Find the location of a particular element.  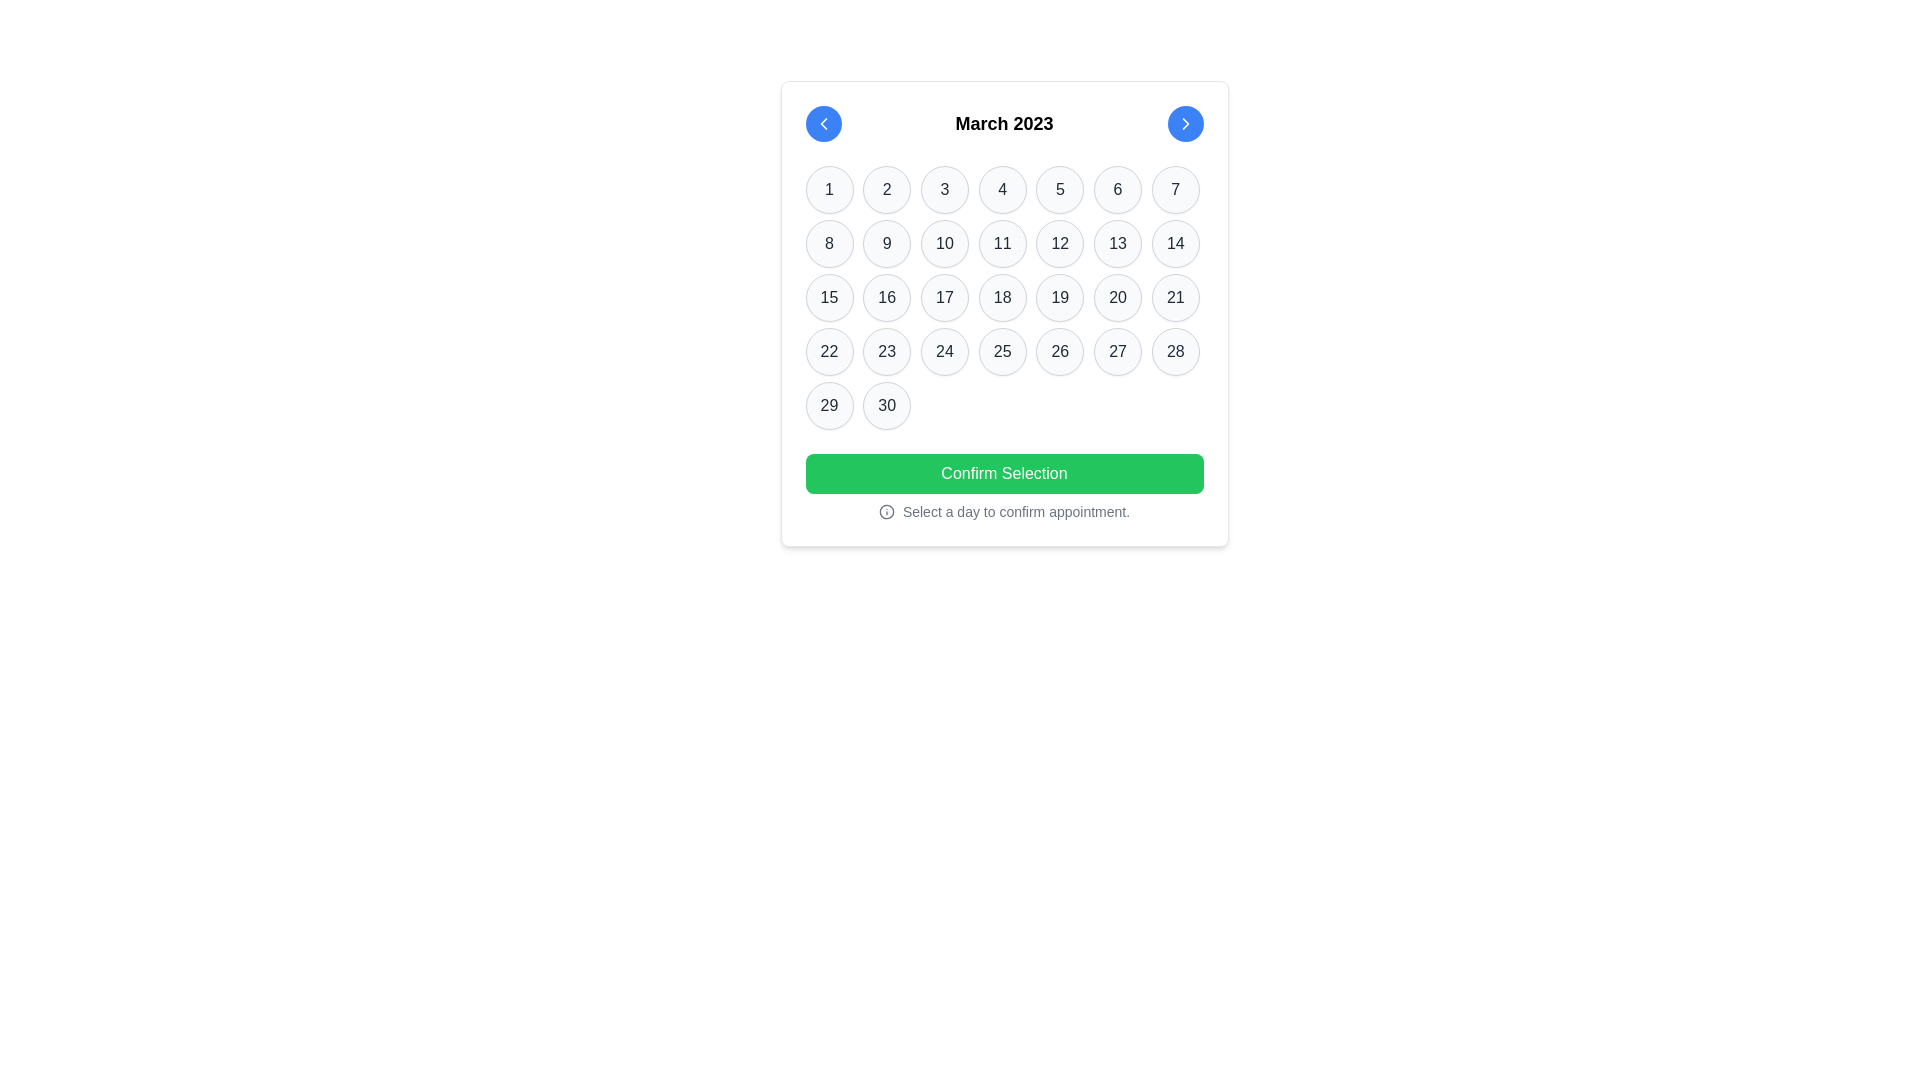

the text label indicating the currently displayed month and year of the calendar view, which is centrally aligned and positioned between two circular navigation buttons is located at coordinates (1004, 123).